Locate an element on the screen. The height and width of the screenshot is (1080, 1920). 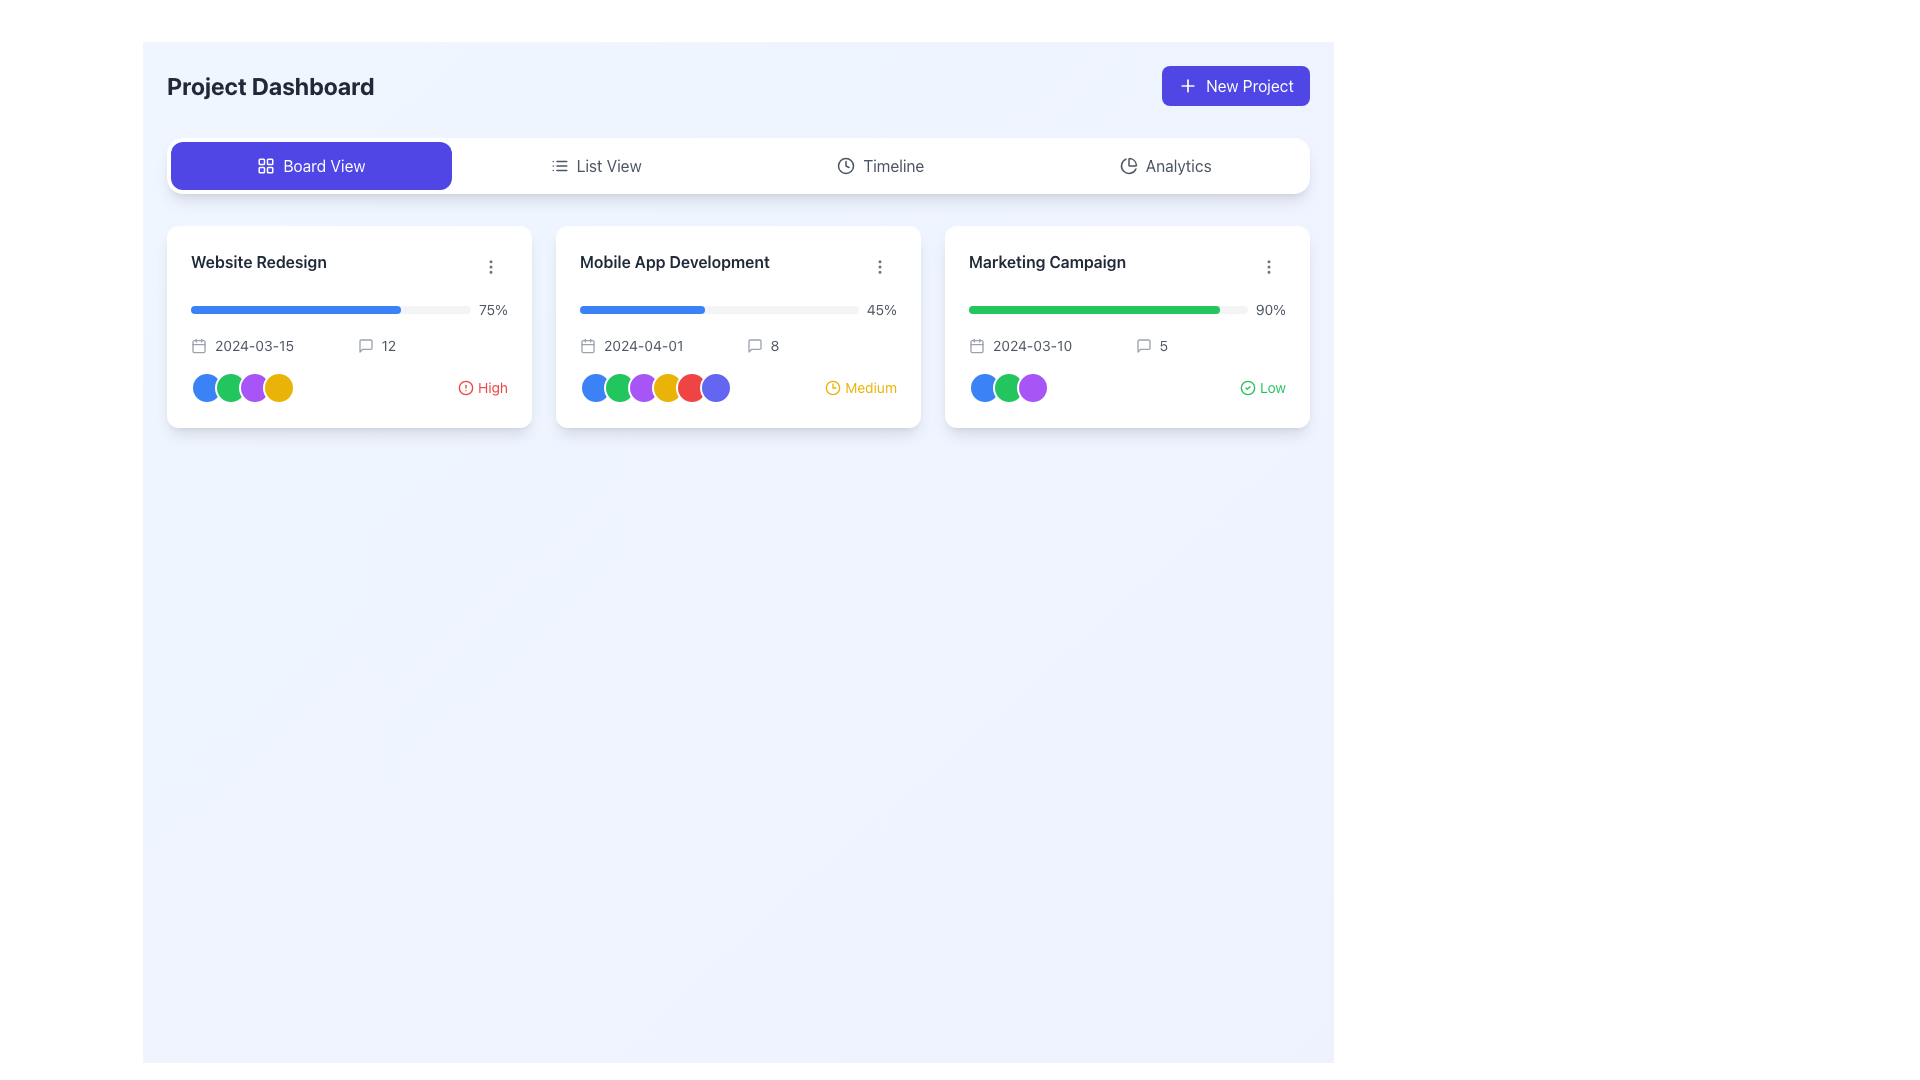
the SVG icon located to the left of the numerical '12' text in the first column of the grid layout under the 'Website Redesign' heading is located at coordinates (365, 345).